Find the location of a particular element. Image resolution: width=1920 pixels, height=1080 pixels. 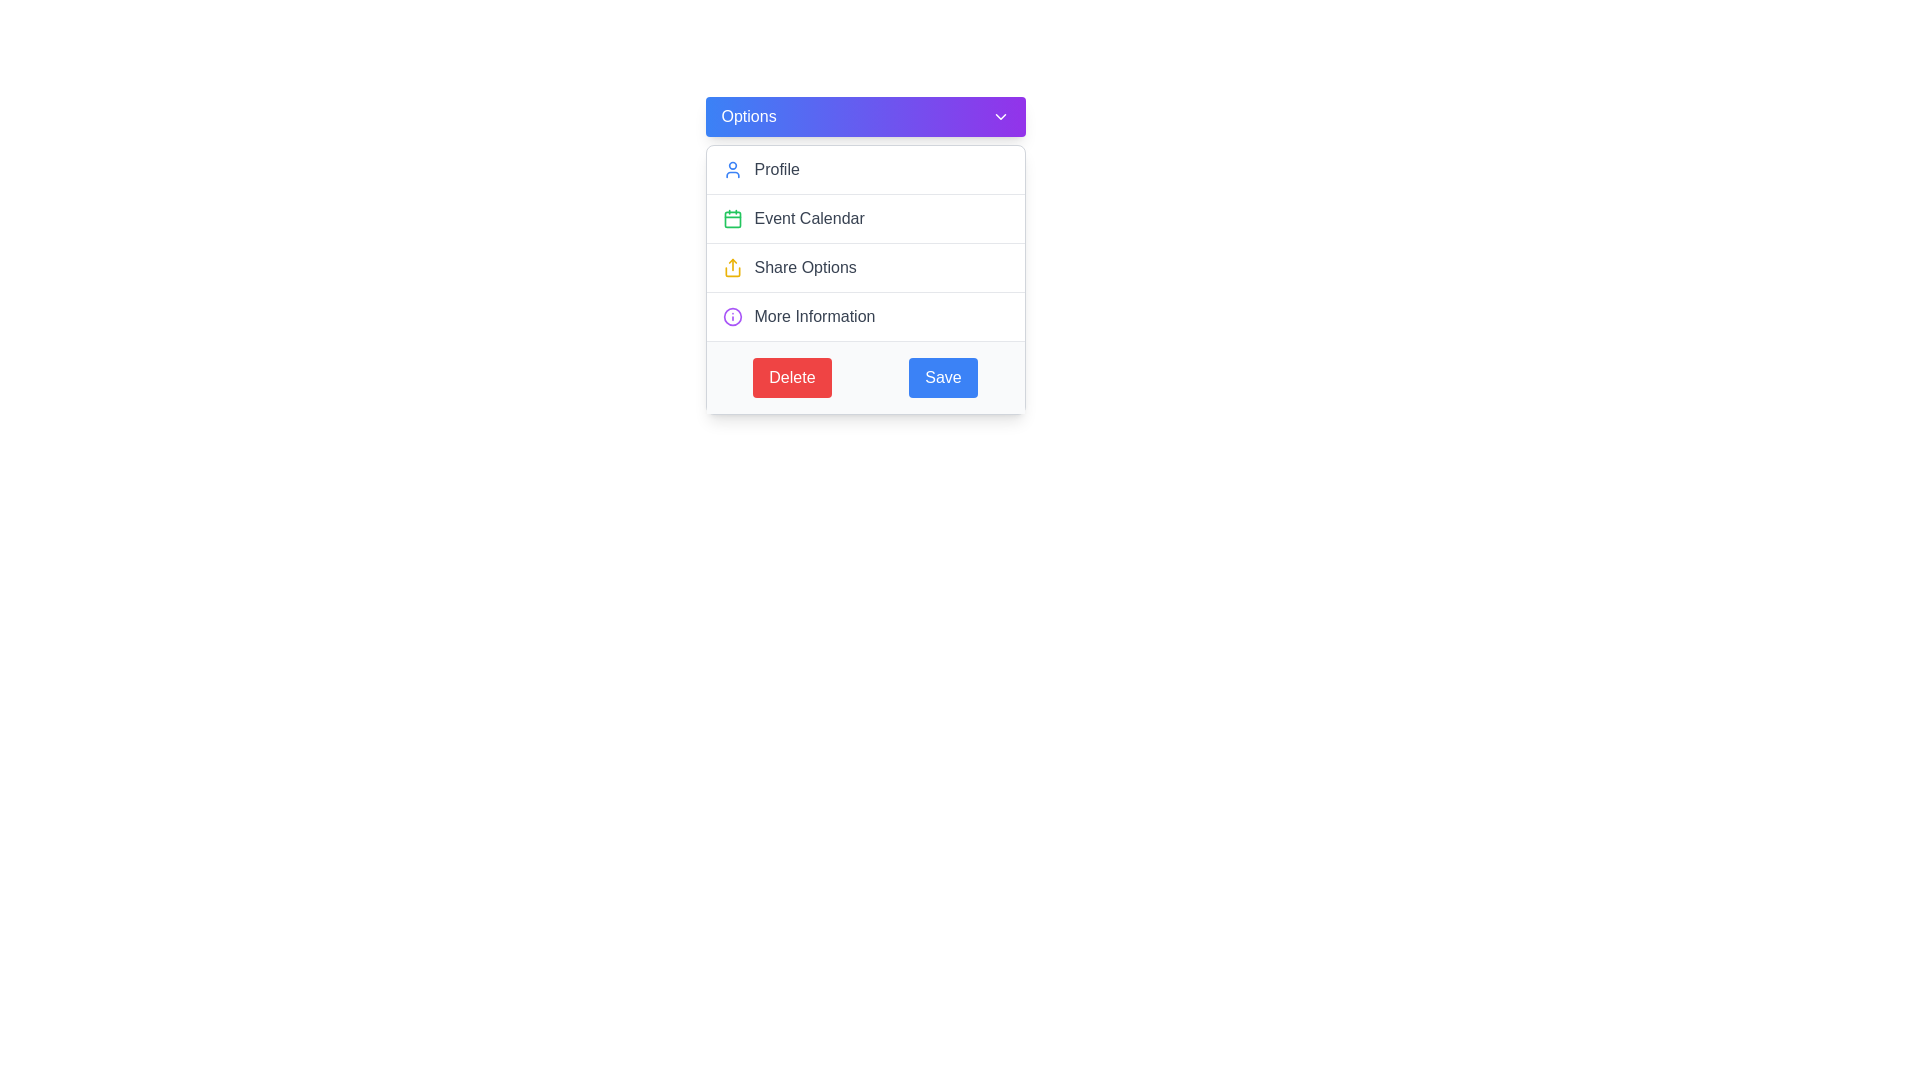

the 'Share Options' text label, which is styled with gray font on a white background and positioned in a dropdown menu between 'Event Calendar' and 'More Information' is located at coordinates (805, 266).